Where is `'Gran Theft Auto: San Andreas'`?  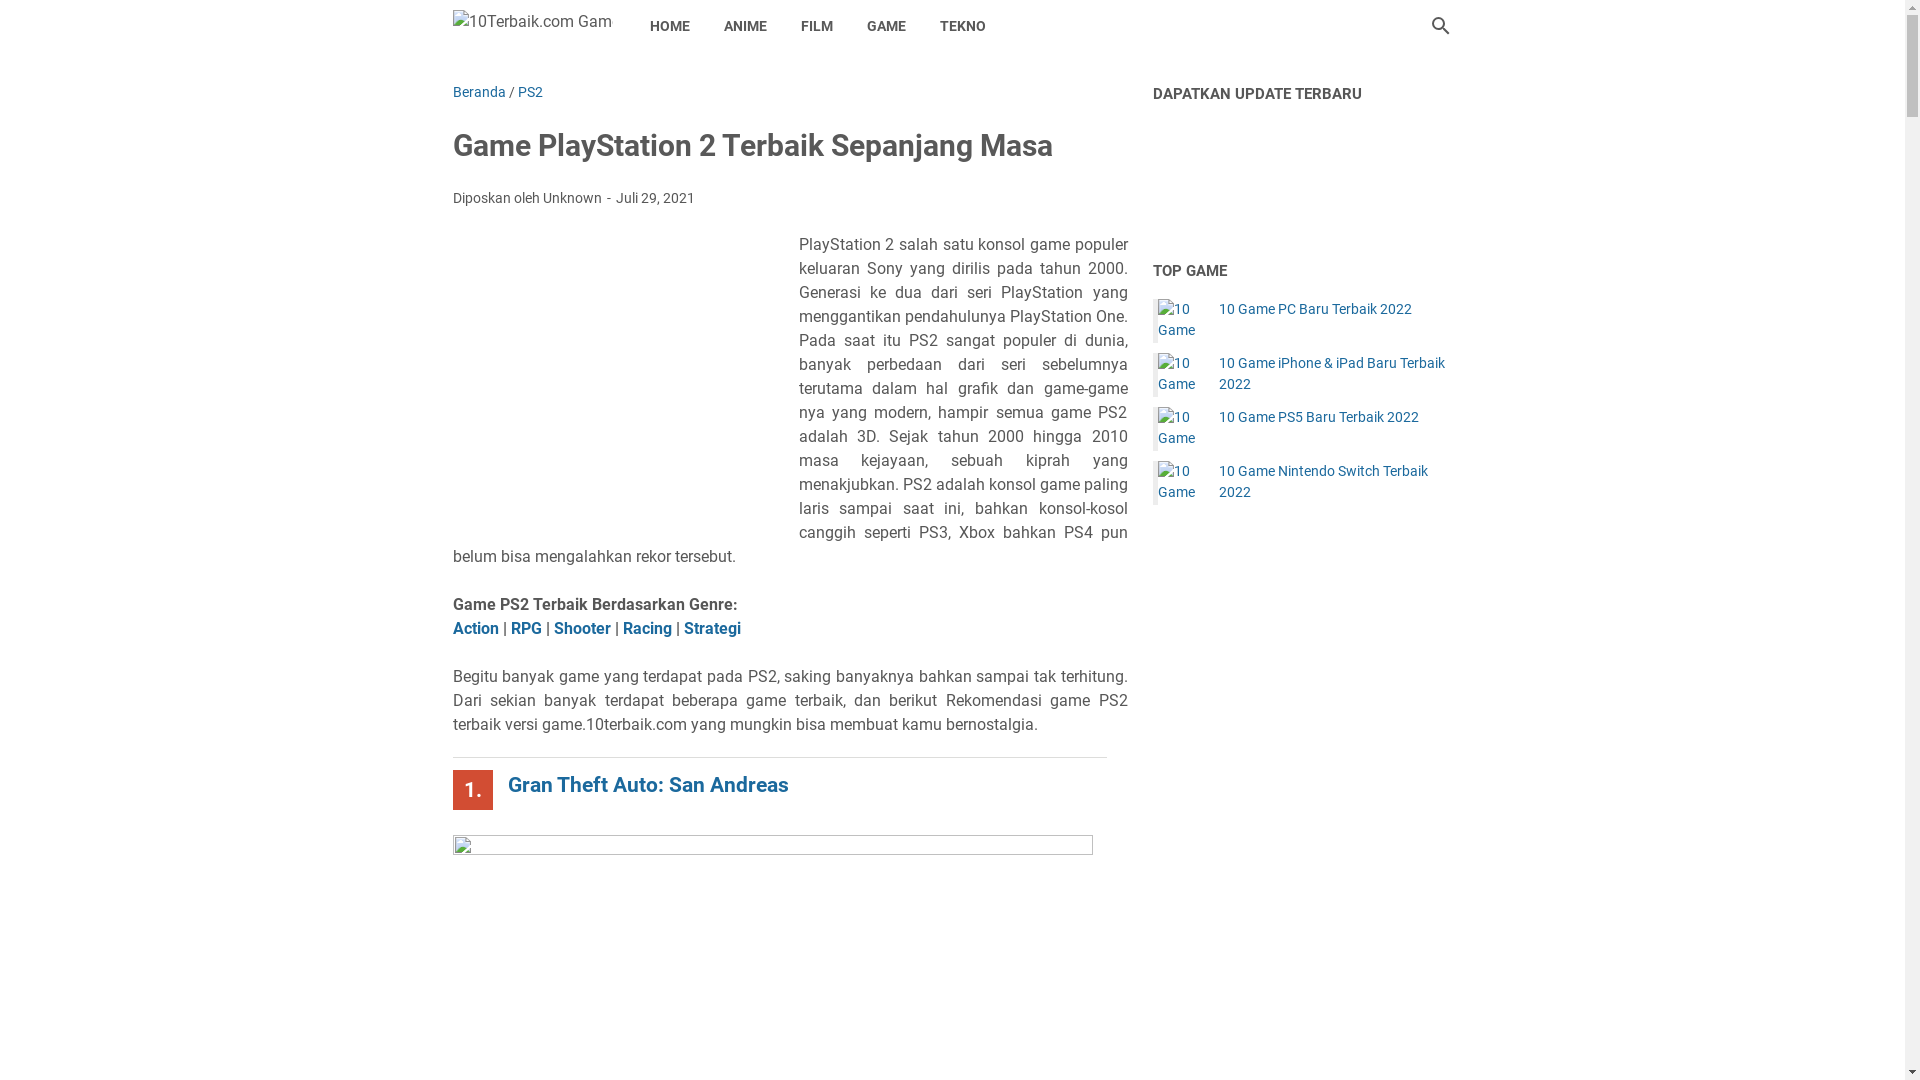 'Gran Theft Auto: San Andreas' is located at coordinates (648, 784).